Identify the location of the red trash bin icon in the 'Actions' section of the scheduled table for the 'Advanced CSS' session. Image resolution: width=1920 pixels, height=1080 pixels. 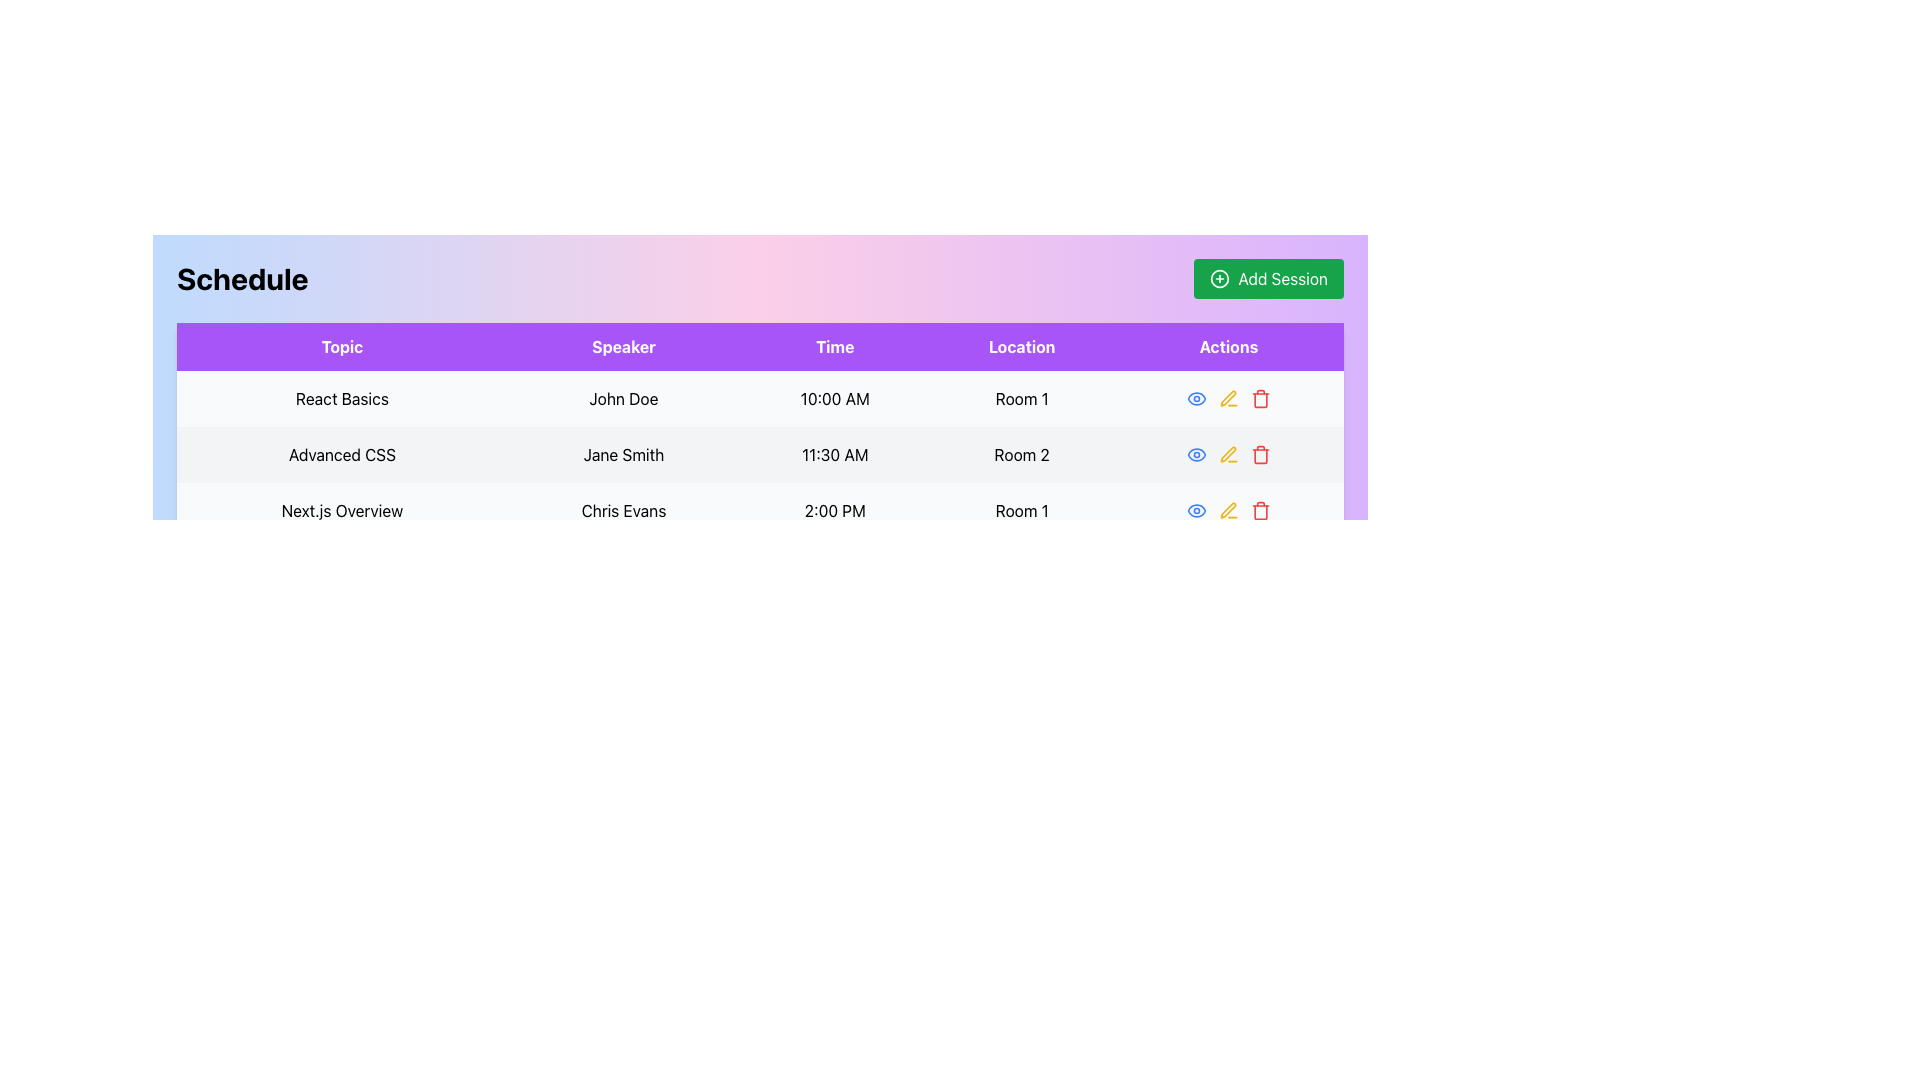
(1259, 455).